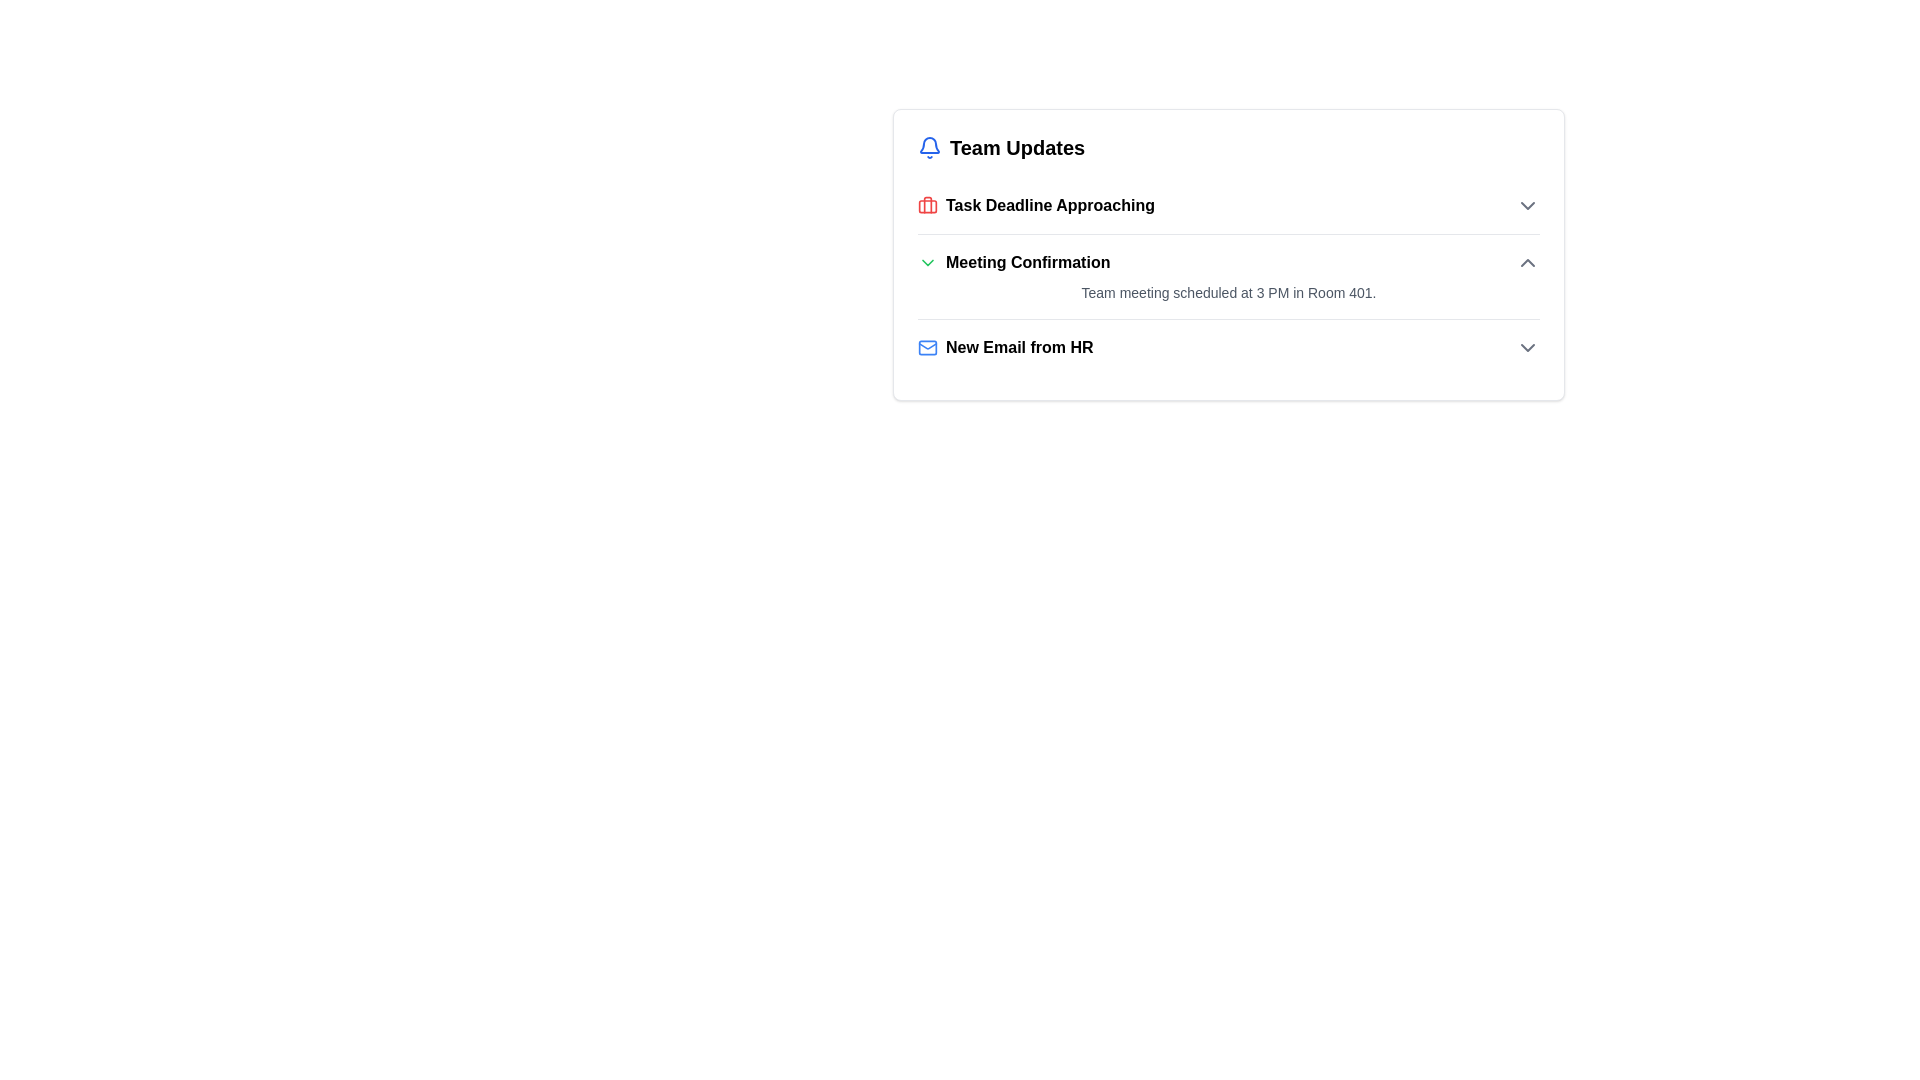 This screenshot has height=1080, width=1920. Describe the element at coordinates (1227, 293) in the screenshot. I see `text line displaying the message 'Team meeting scheduled at 3 PM in Room 401.' located in the 'Meeting Confirmation' section, positioned below the header text` at that location.